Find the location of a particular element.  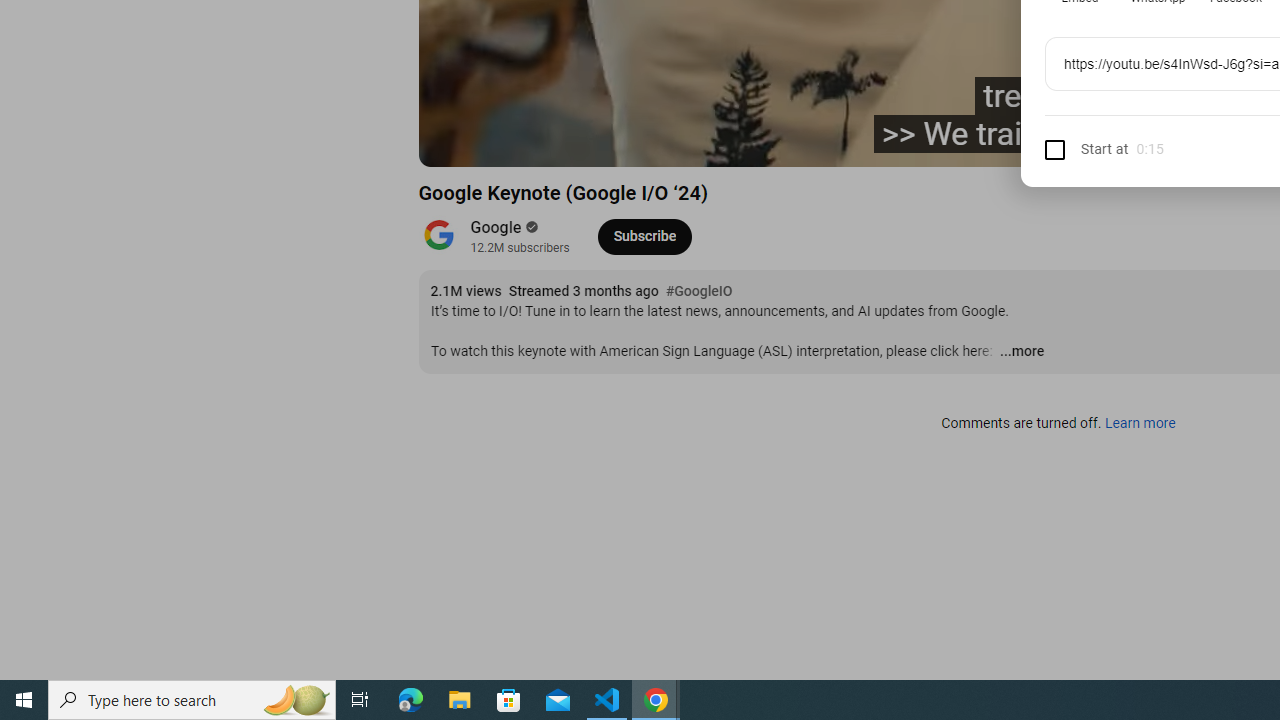

'...more' is located at coordinates (1021, 351).